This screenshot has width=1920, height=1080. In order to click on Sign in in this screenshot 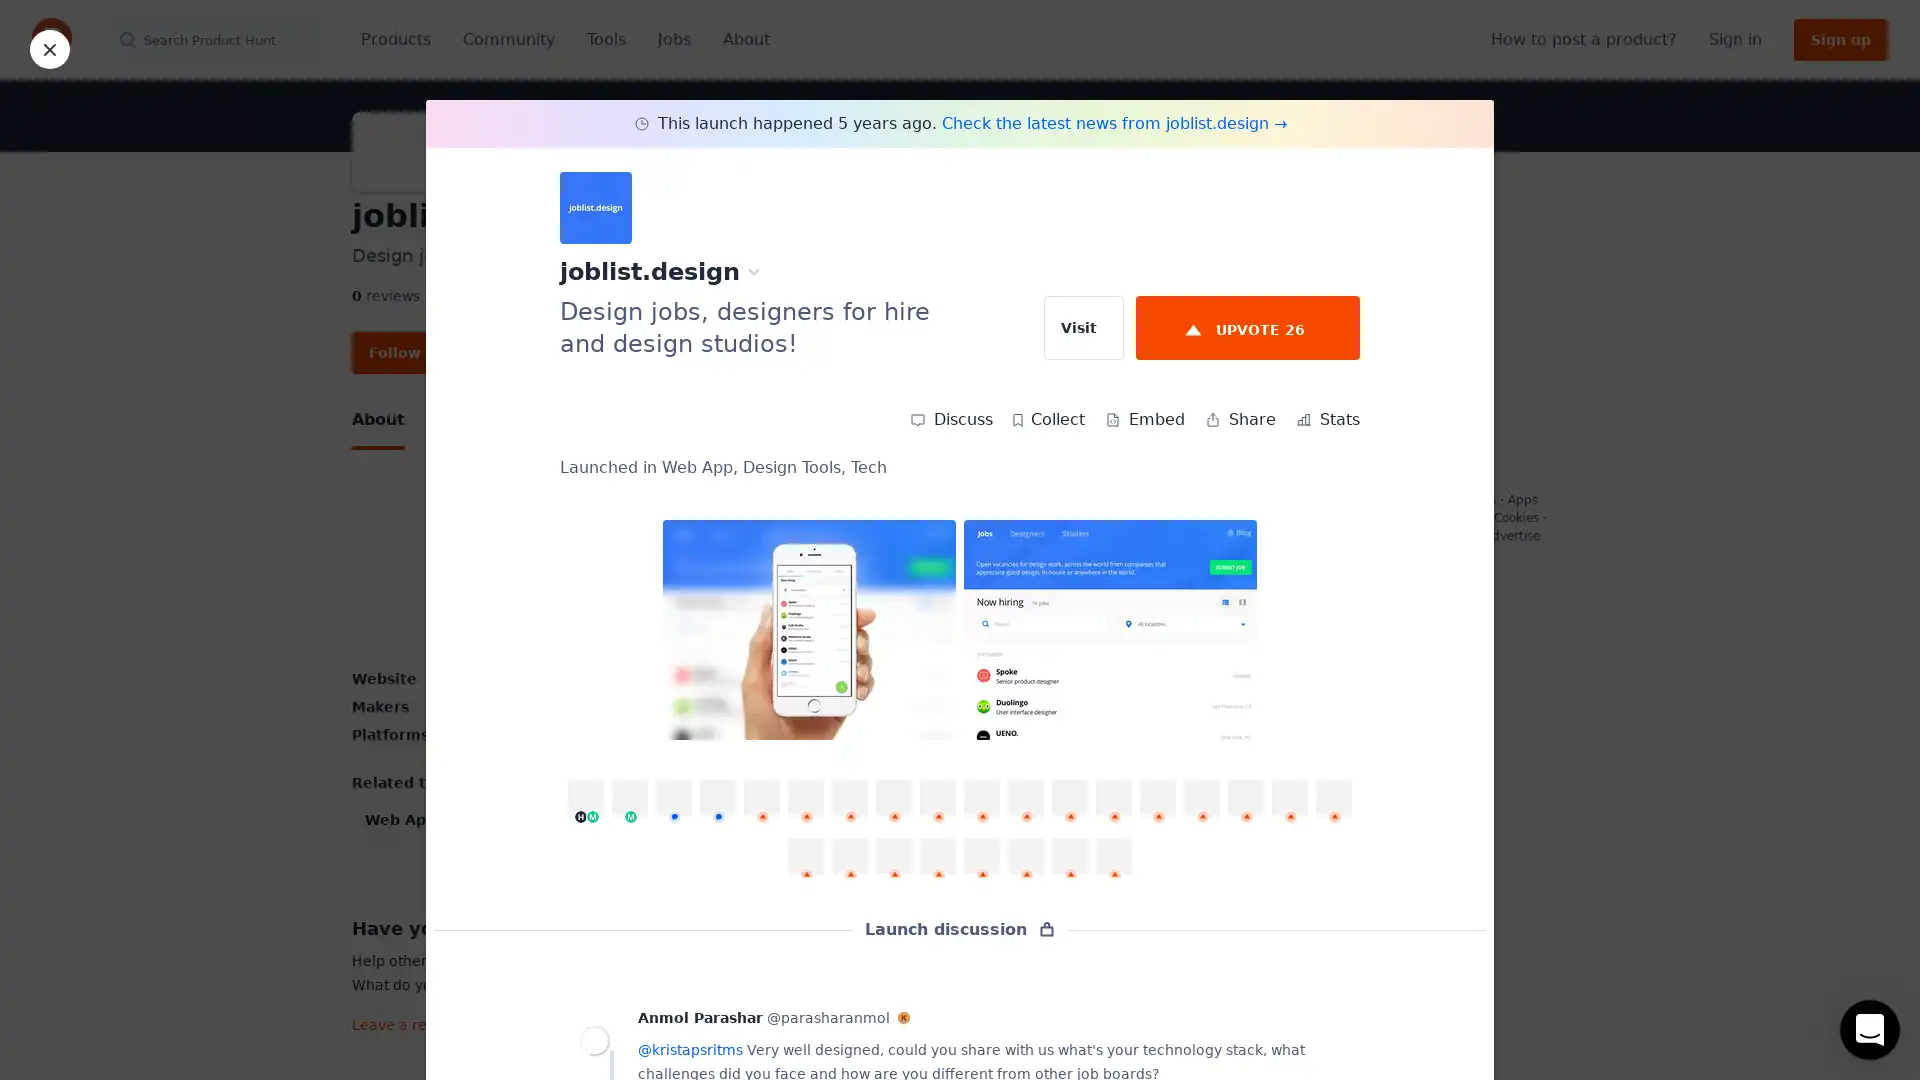, I will do `click(1734, 39)`.